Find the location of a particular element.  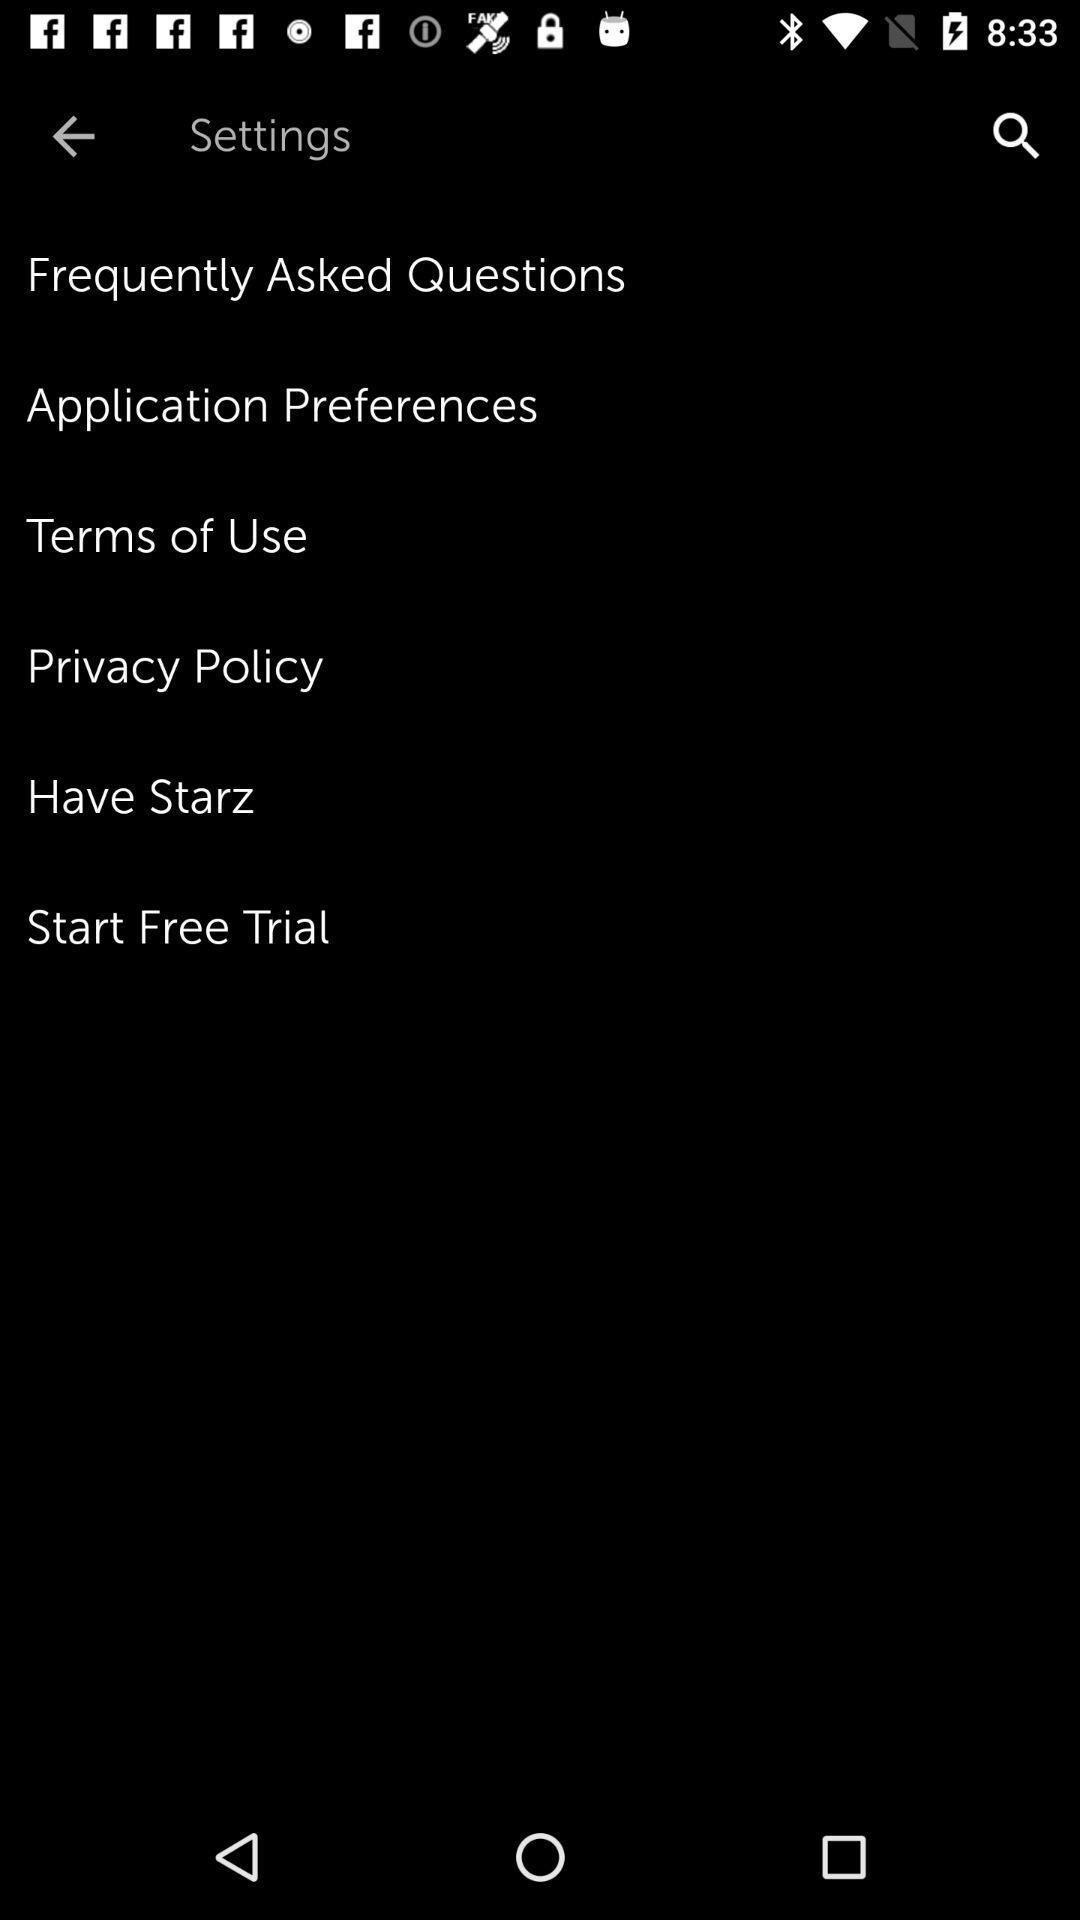

icon above the application preferences icon is located at coordinates (553, 274).